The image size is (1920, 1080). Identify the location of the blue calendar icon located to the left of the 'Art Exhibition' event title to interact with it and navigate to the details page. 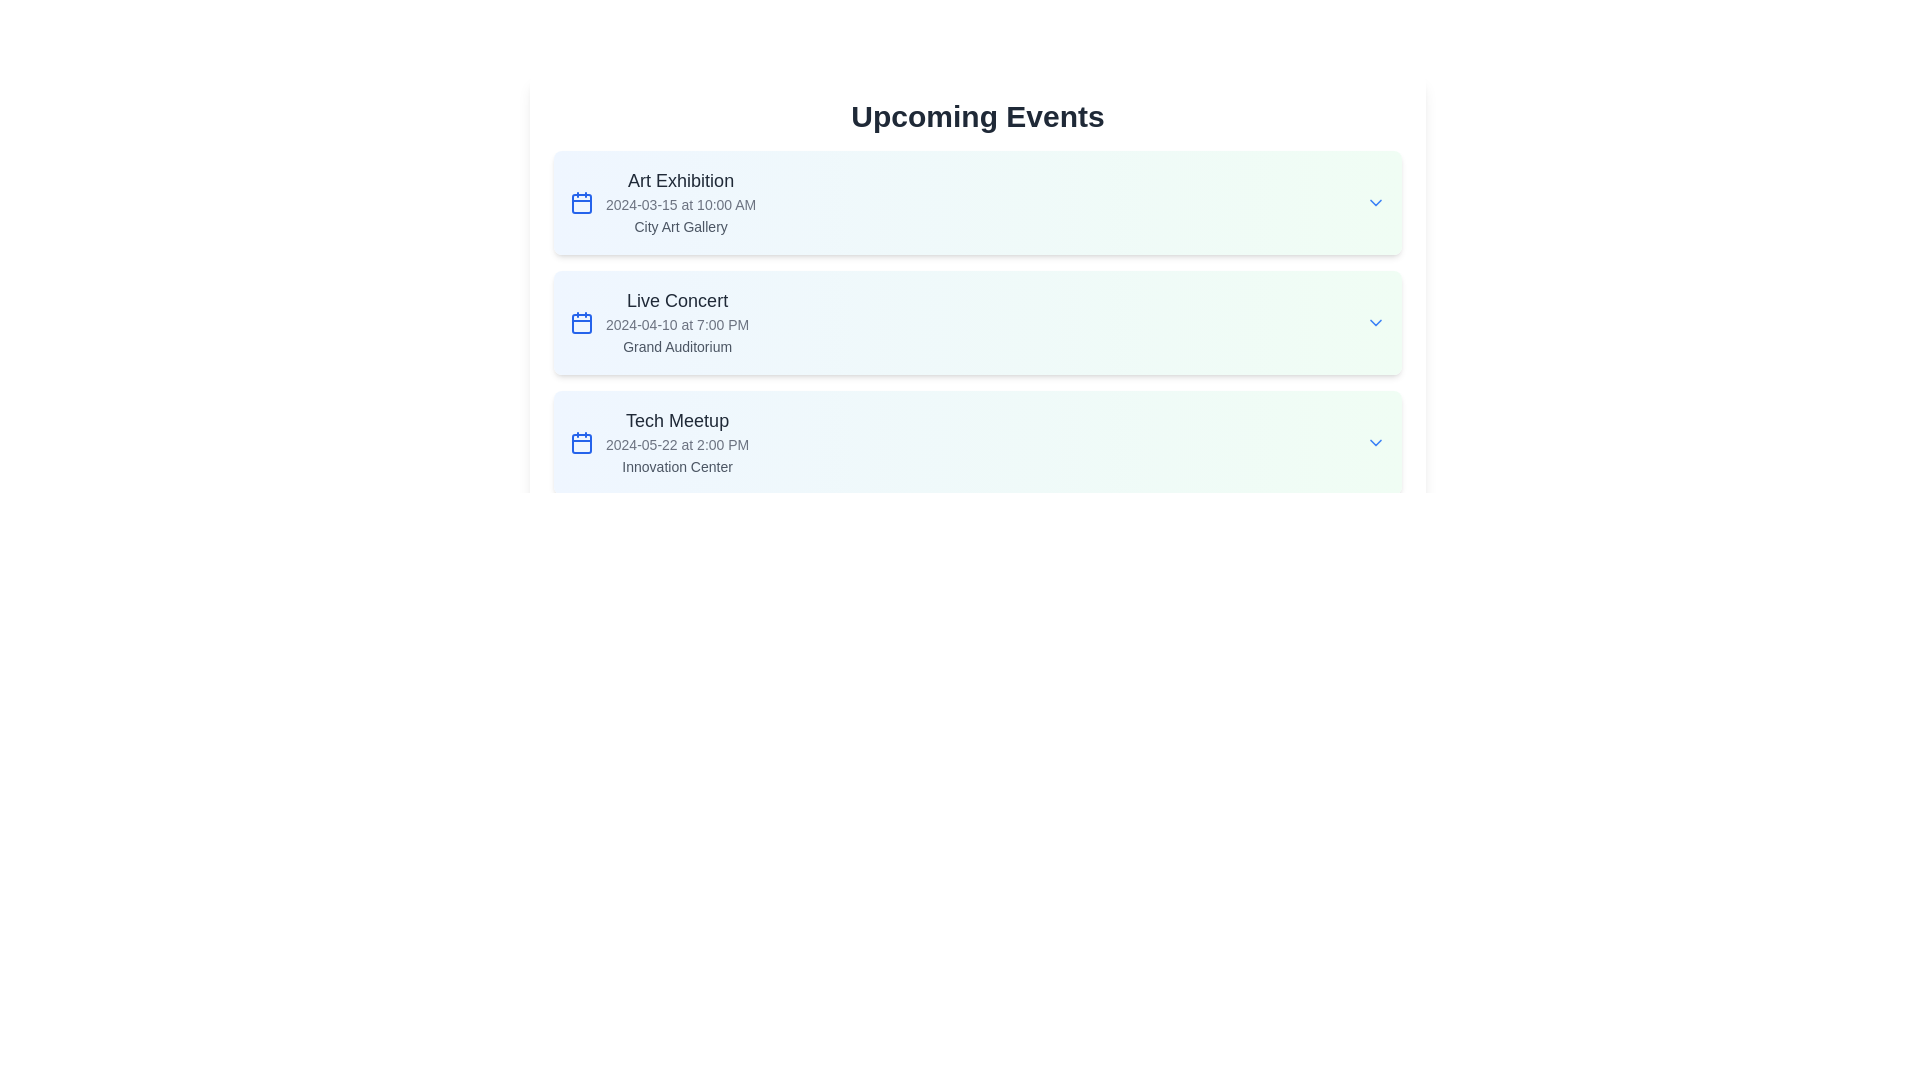
(580, 203).